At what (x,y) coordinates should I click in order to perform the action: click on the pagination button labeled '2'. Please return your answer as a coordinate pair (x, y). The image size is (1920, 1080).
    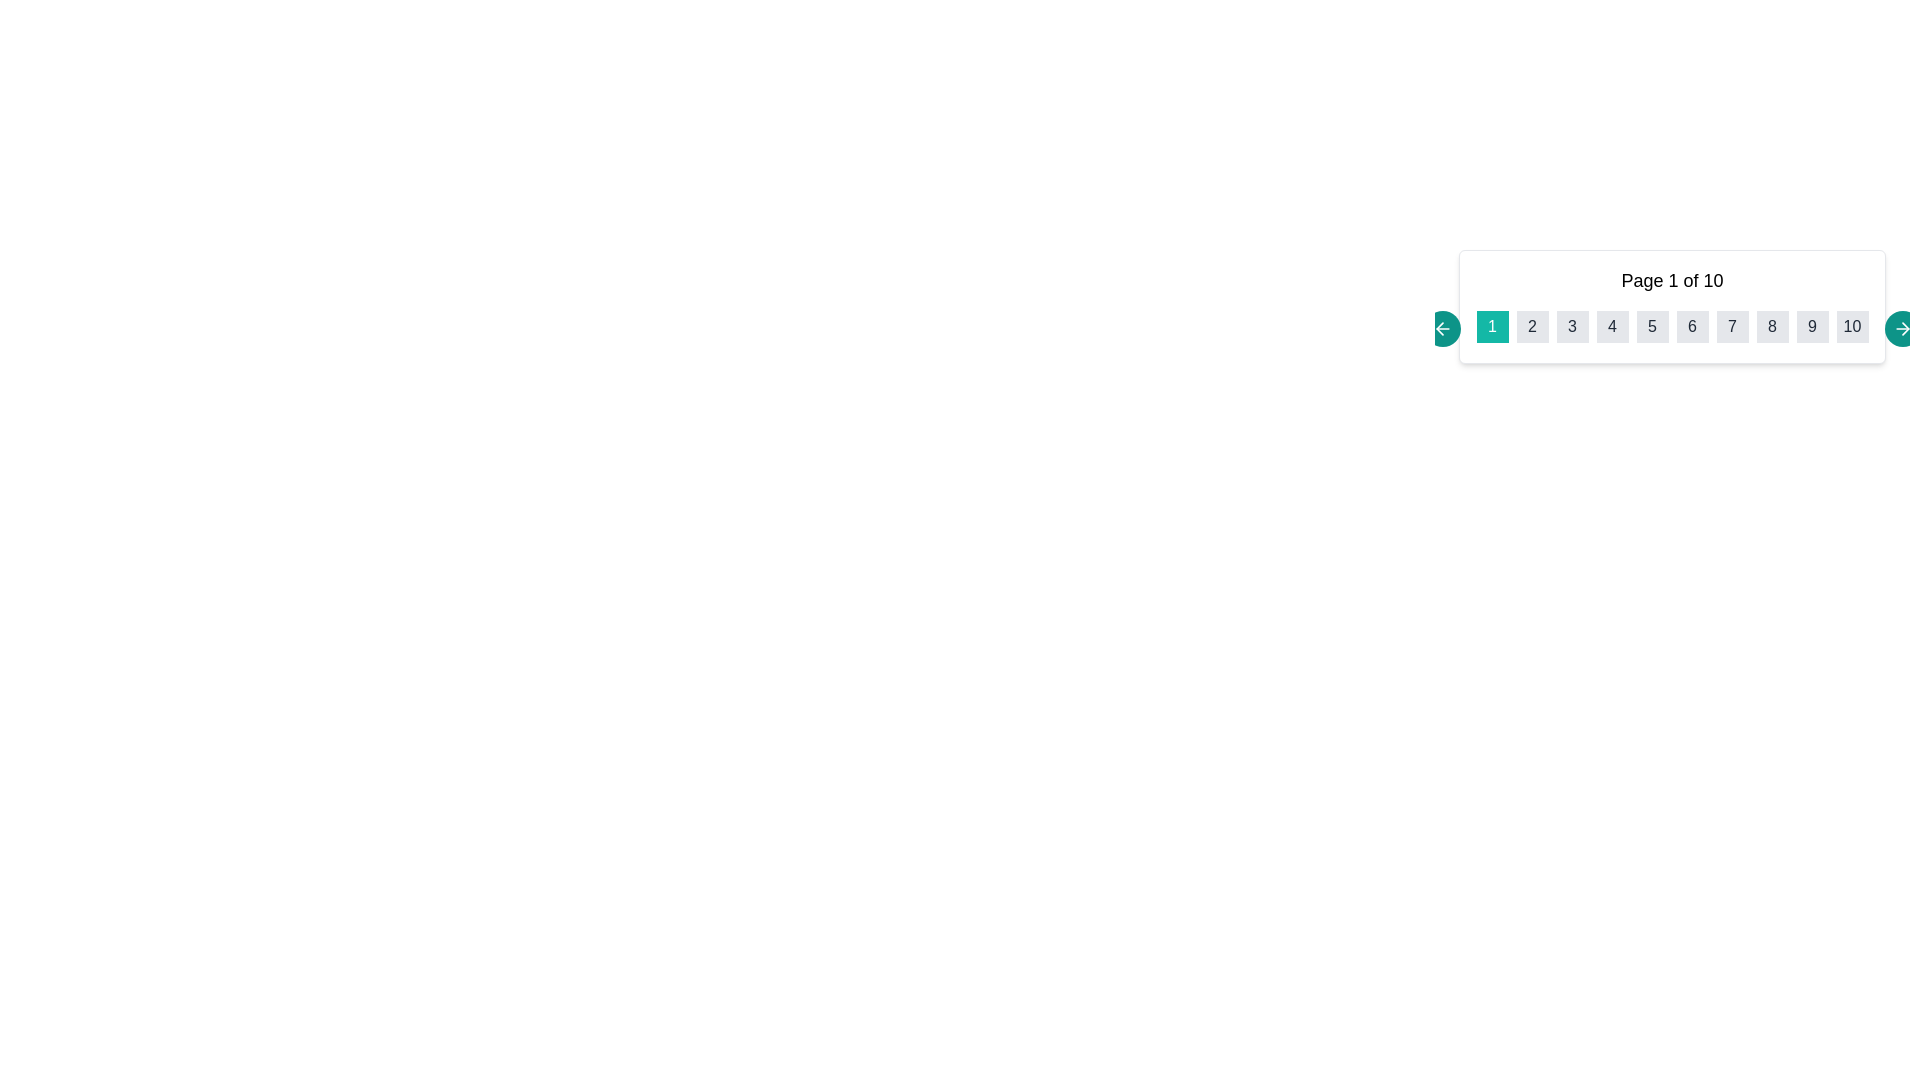
    Looking at the image, I should click on (1531, 326).